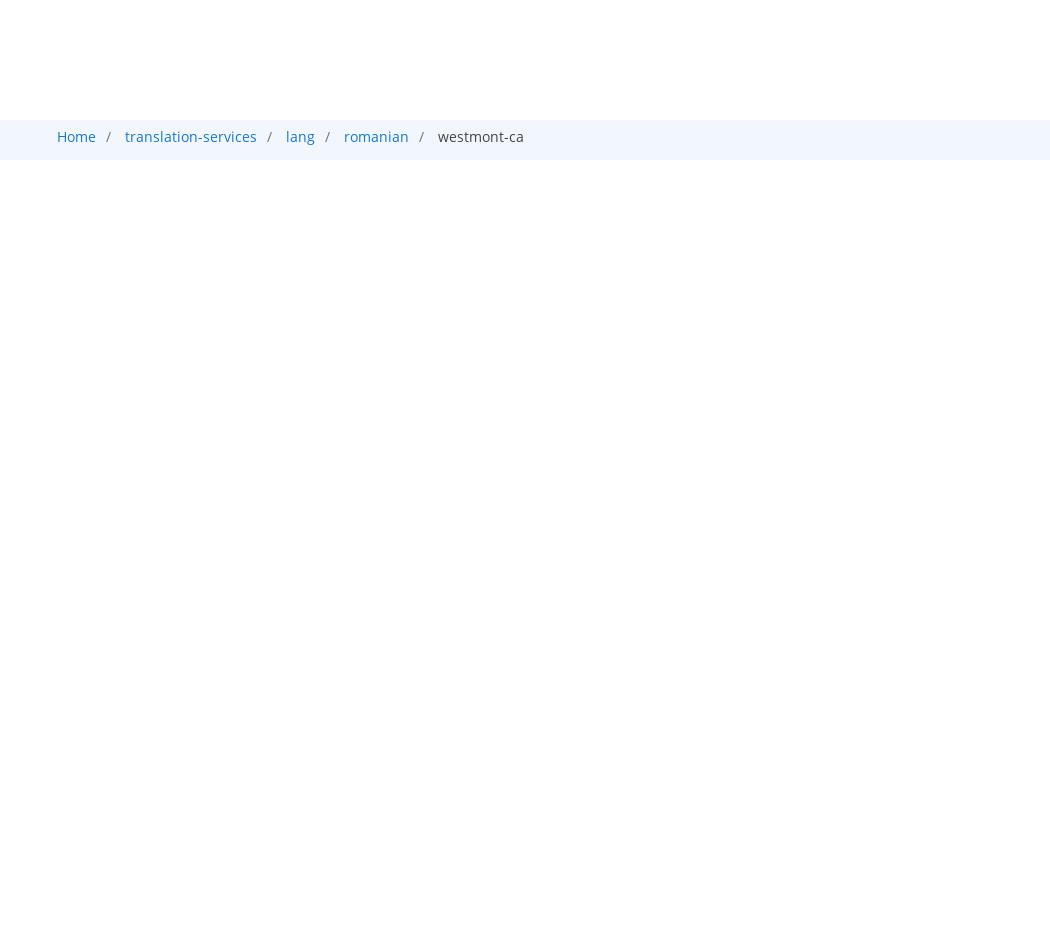 This screenshot has height=929, width=1050. I want to click on 'Document', so click(414, 216).